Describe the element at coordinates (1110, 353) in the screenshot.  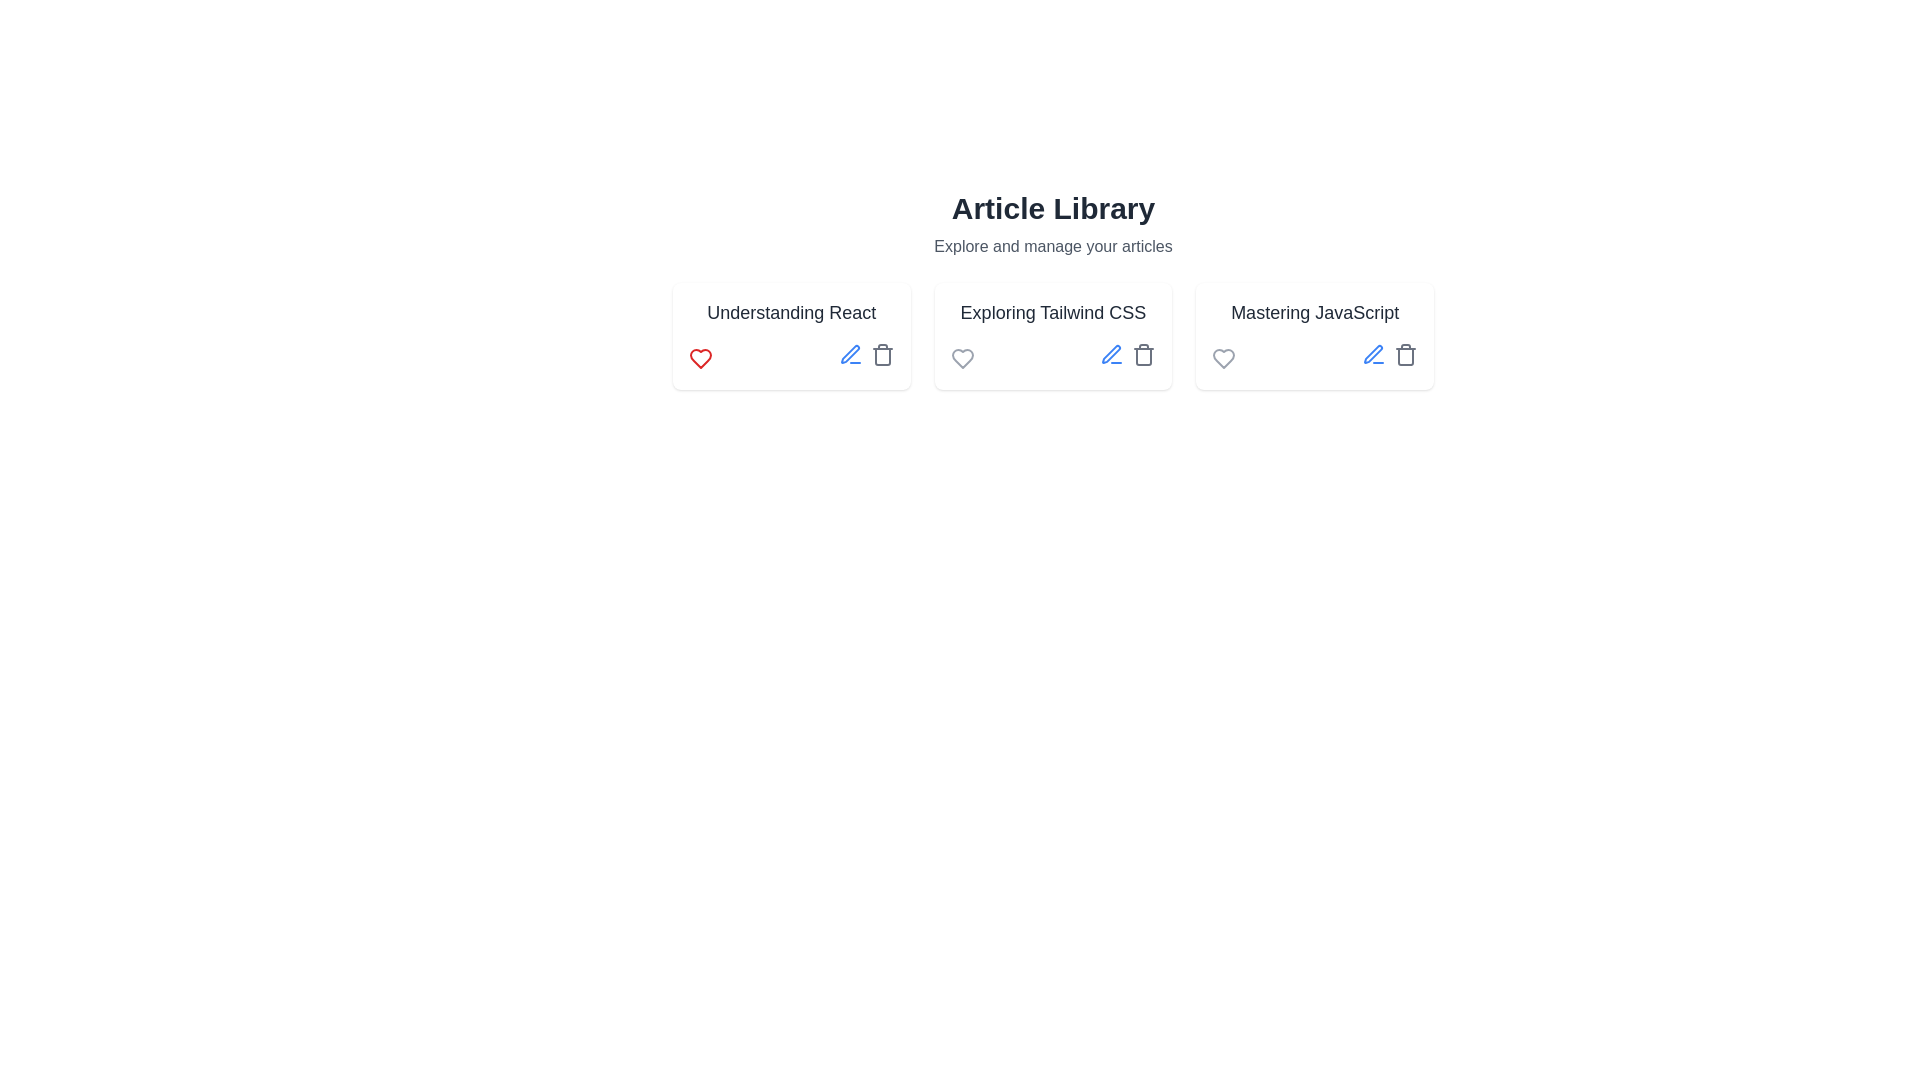
I see `the SVG editing icon (pen) located within the 'Exploring Tailwind CSS' card to initiate editing` at that location.